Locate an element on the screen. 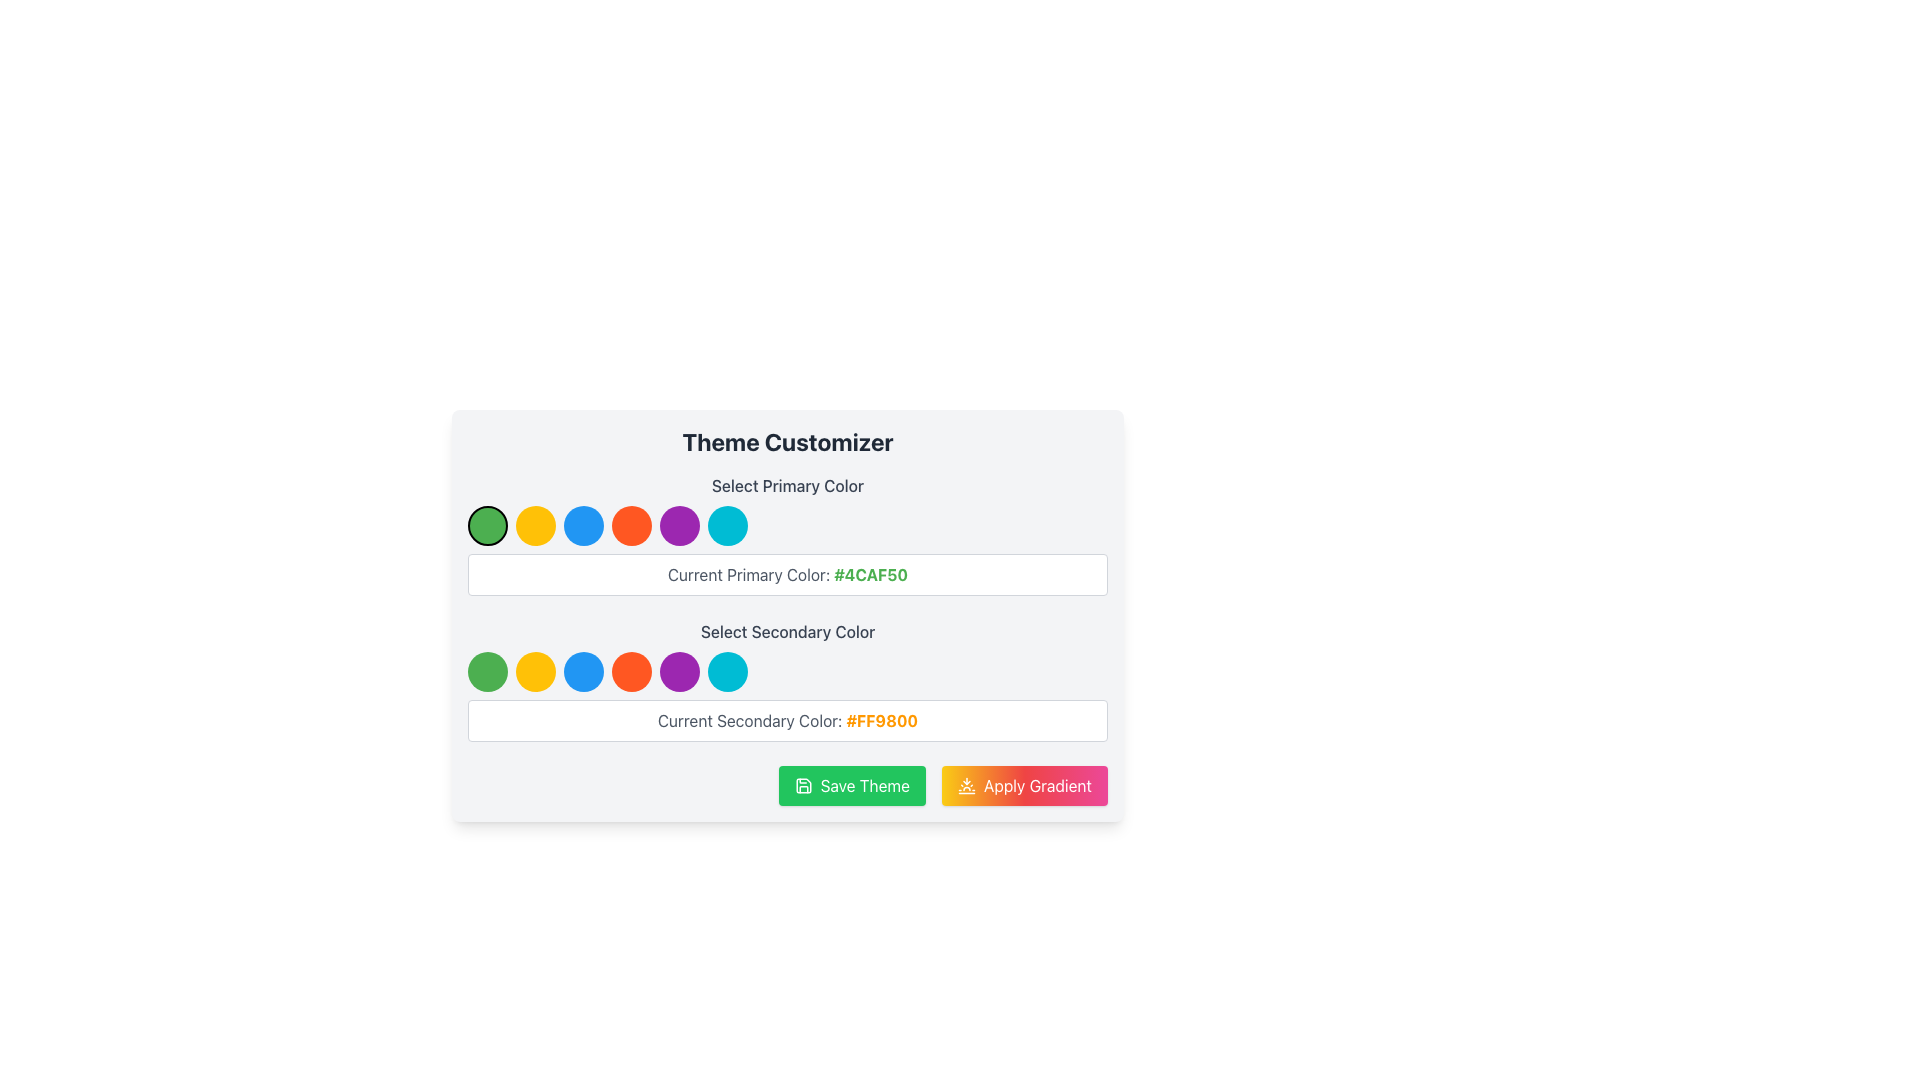  the 'Save Theme' button located on the right side of the 'Theme Customizer' interface is located at coordinates (852, 785).